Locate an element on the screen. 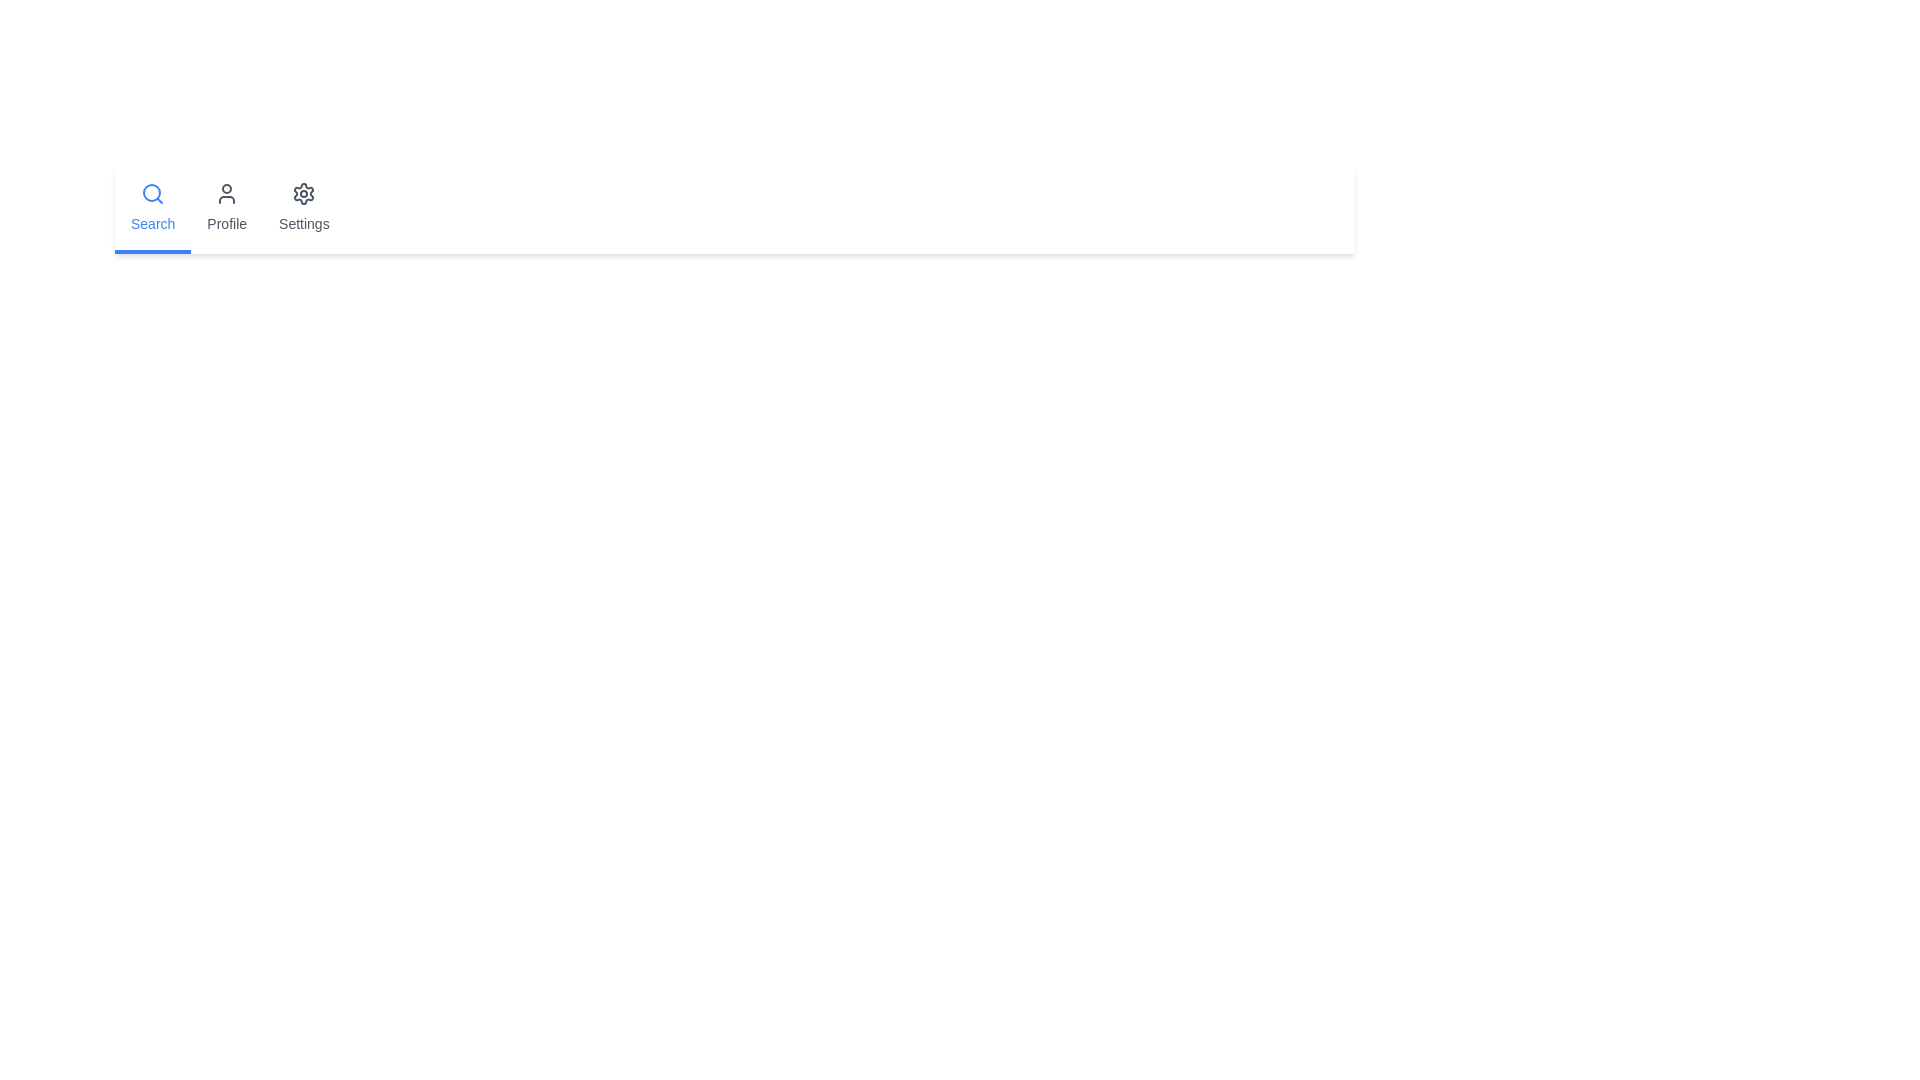 The width and height of the screenshot is (1920, 1080). the central gear icon within the 'Settings' option in the horizontal menu bar is located at coordinates (303, 193).